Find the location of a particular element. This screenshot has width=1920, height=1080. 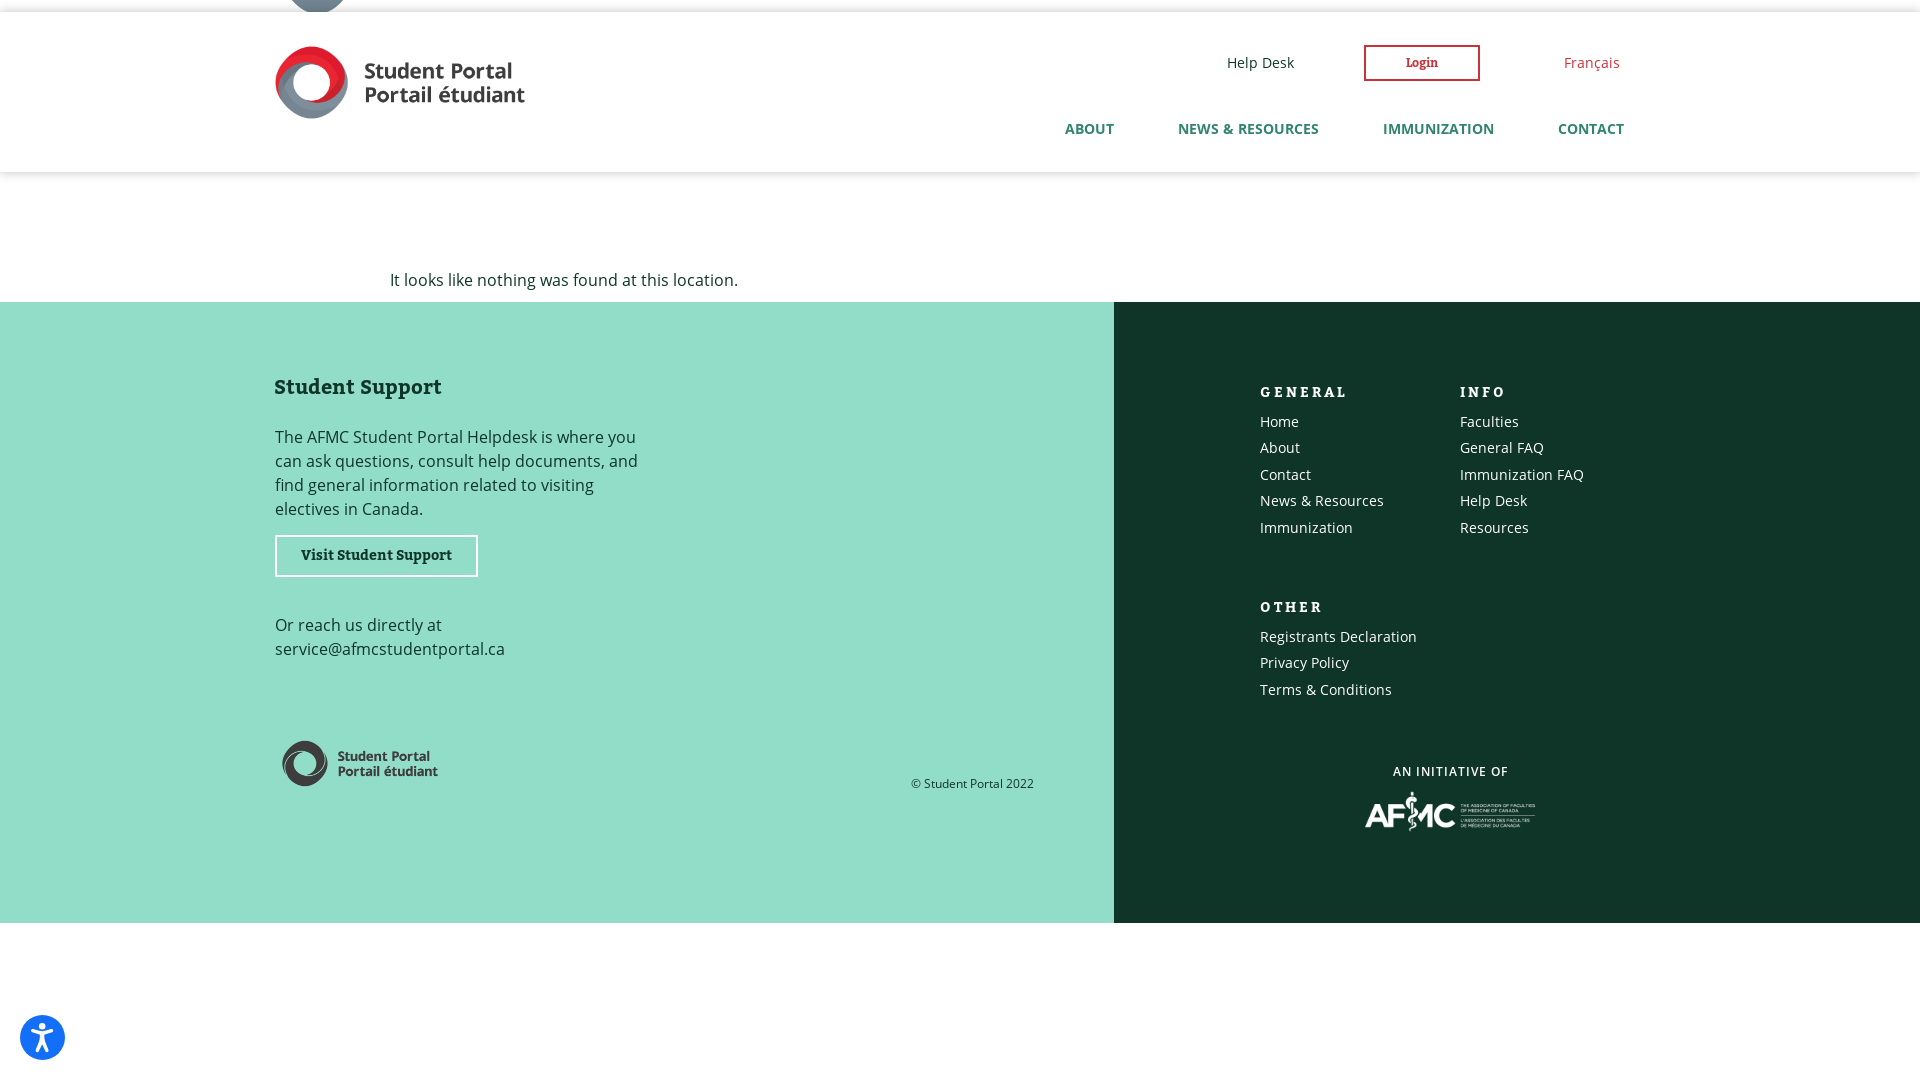

'Registrants Declaration' is located at coordinates (1338, 636).